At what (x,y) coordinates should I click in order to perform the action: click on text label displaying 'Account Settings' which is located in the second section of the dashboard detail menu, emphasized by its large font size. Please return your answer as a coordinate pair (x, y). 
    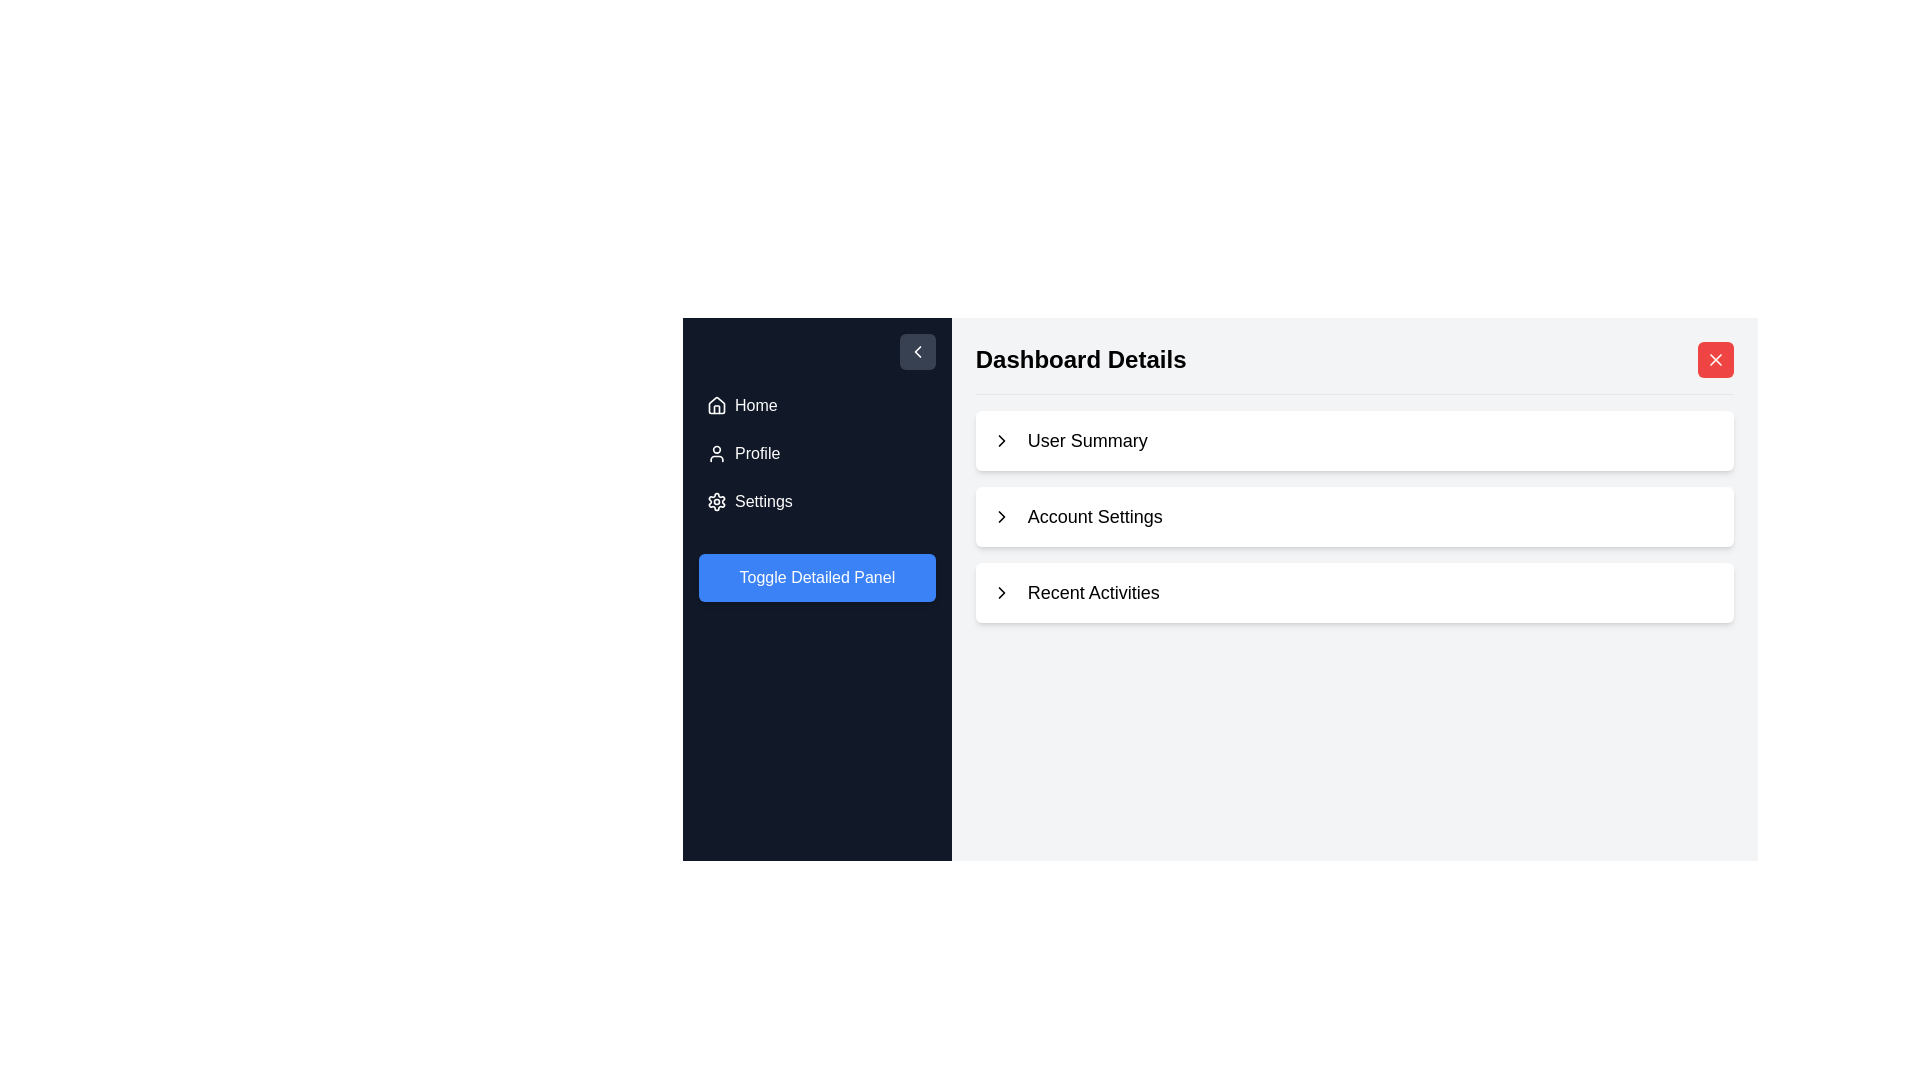
    Looking at the image, I should click on (1094, 515).